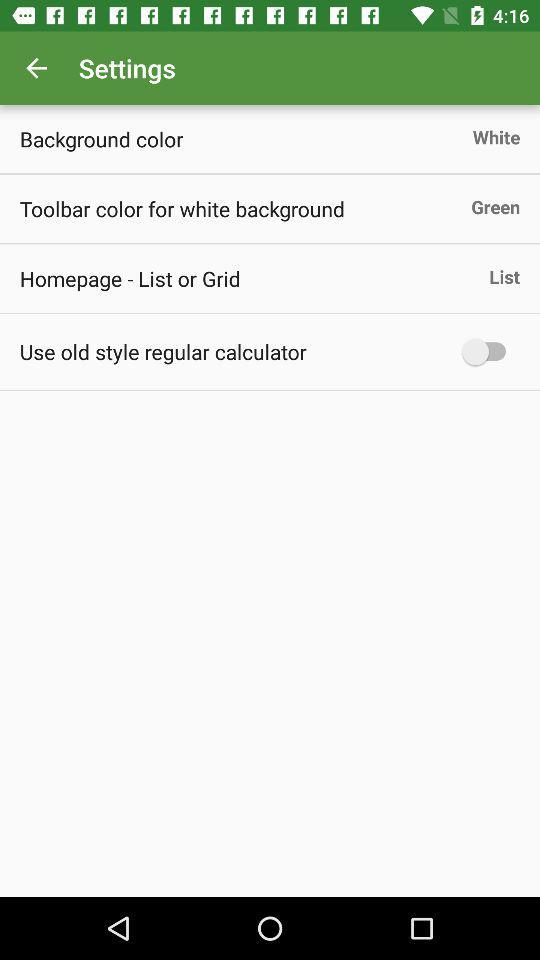 This screenshot has height=960, width=540. Describe the element at coordinates (182, 208) in the screenshot. I see `toolbar color for` at that location.